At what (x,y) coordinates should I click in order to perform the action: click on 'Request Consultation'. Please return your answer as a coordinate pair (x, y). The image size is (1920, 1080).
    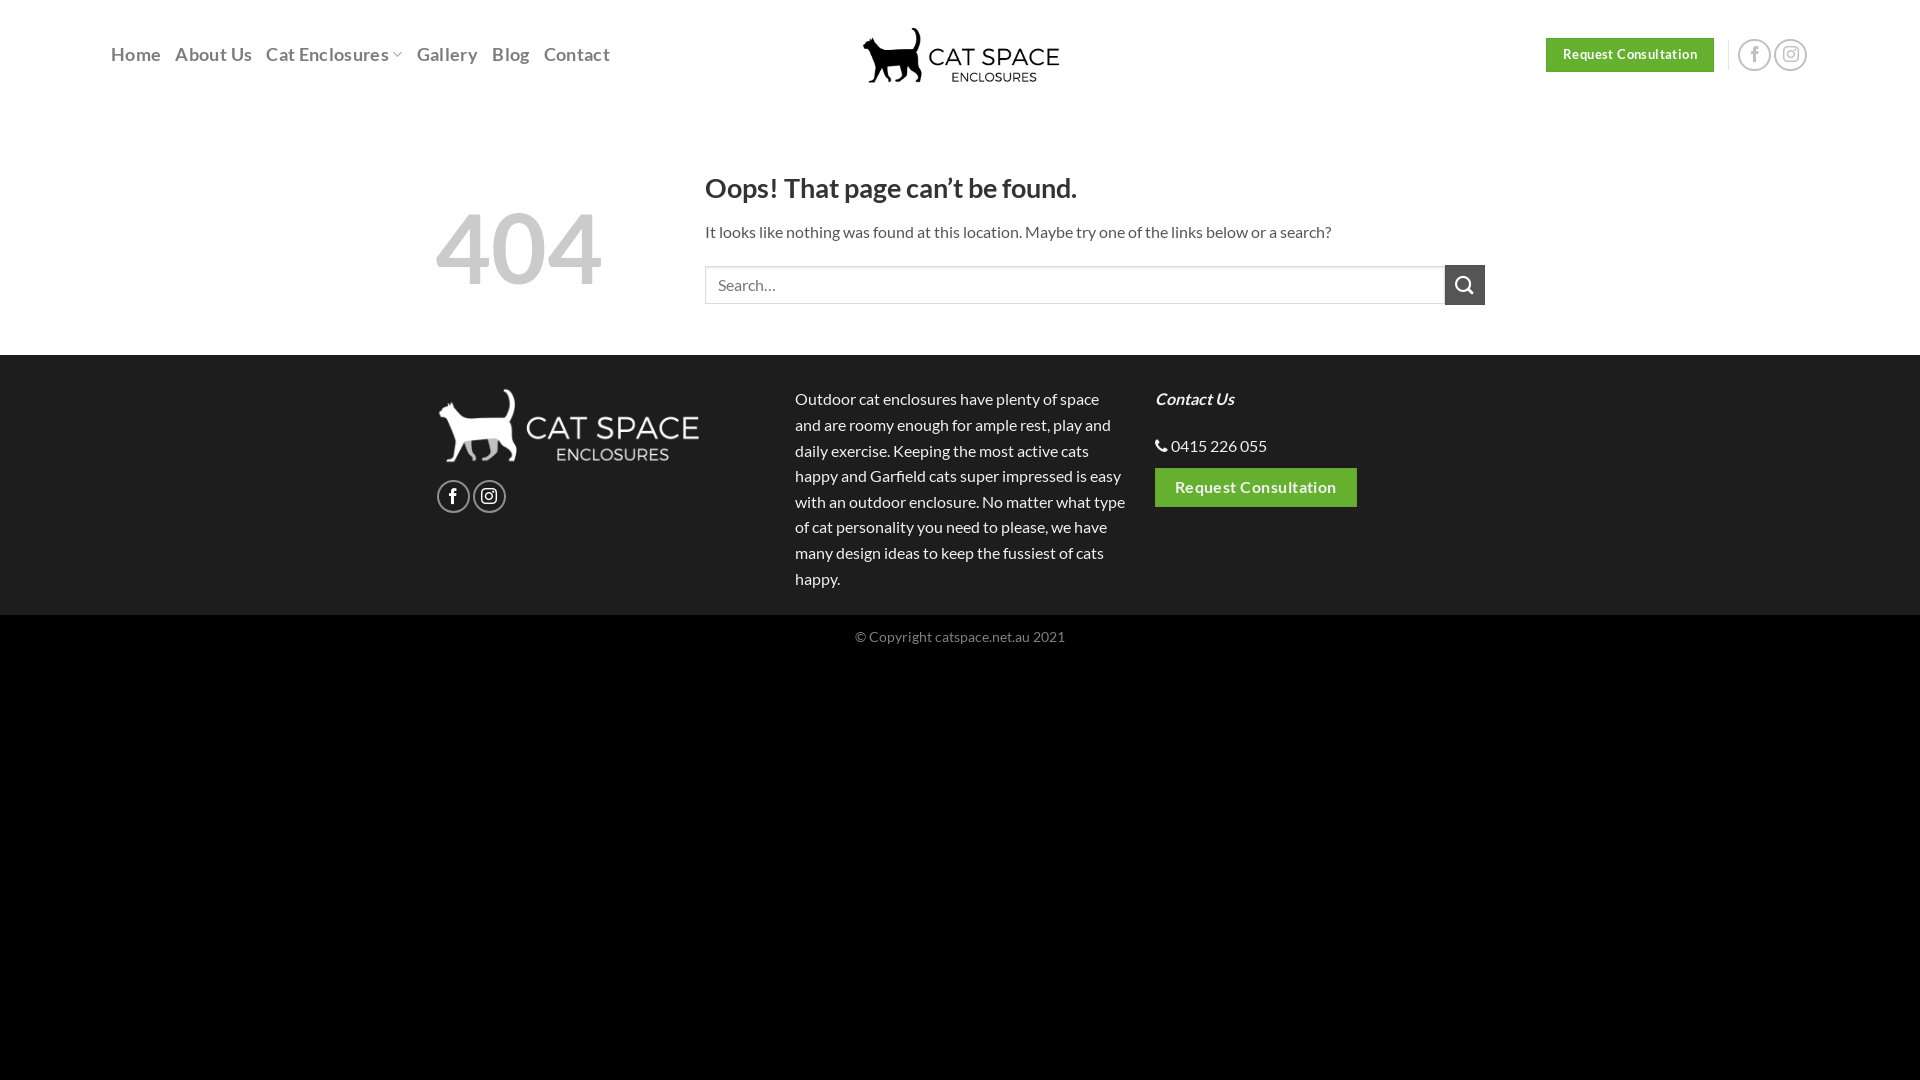
    Looking at the image, I should click on (1630, 53).